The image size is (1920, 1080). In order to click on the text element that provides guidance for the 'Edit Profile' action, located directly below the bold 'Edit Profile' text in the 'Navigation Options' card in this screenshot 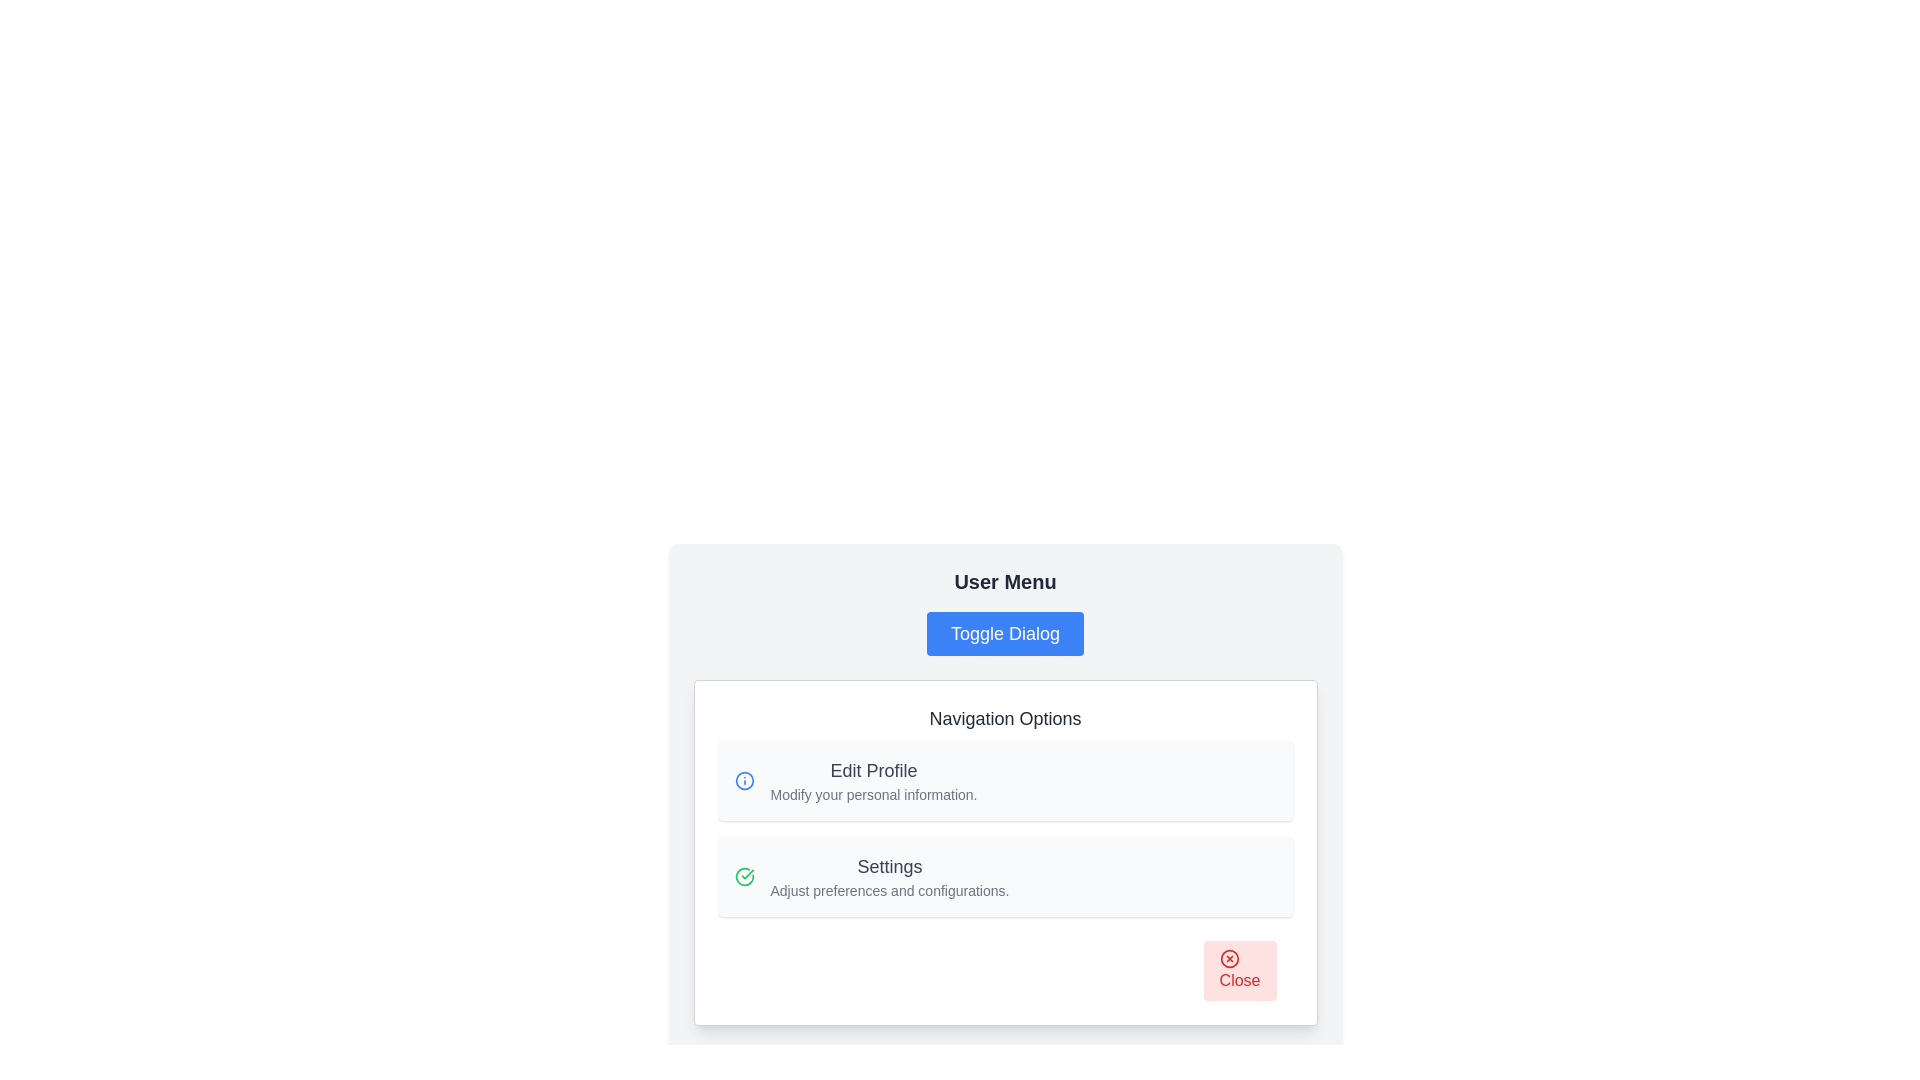, I will do `click(873, 793)`.